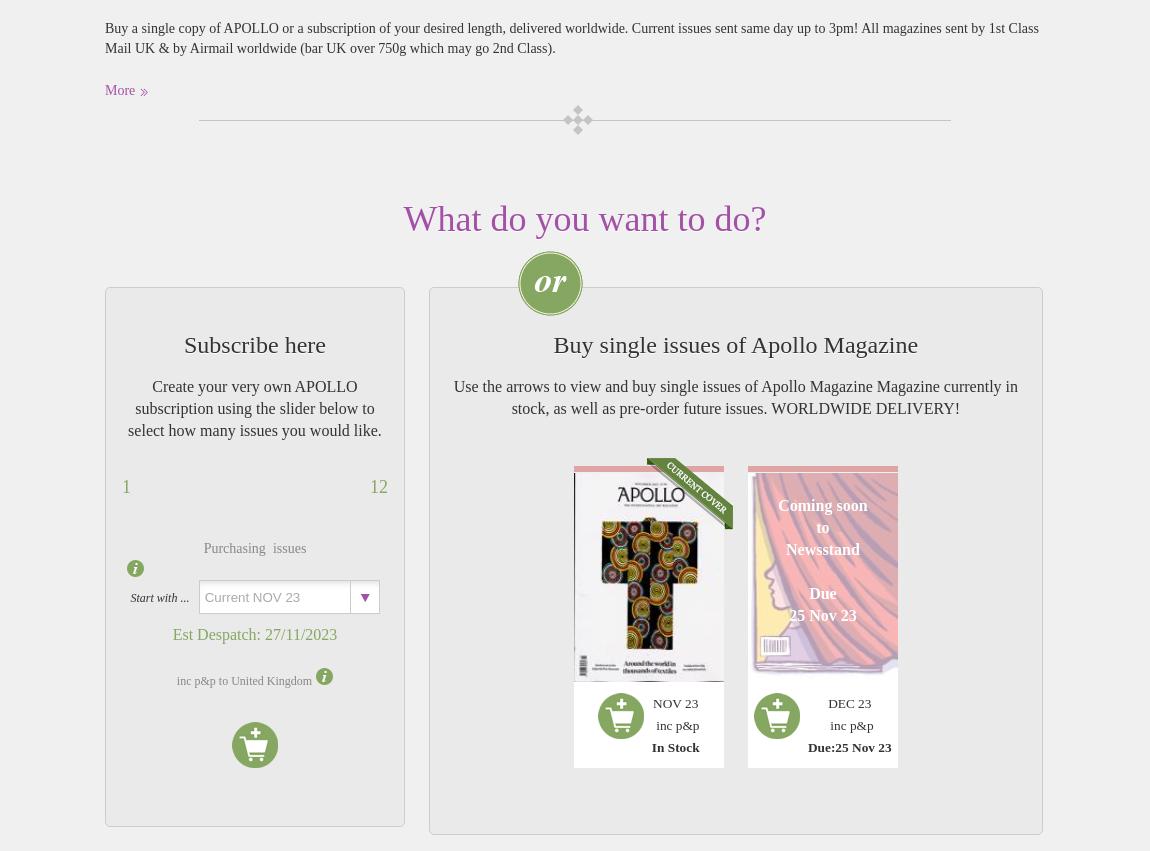 The image size is (1150, 851). Describe the element at coordinates (125, 486) in the screenshot. I see `'1'` at that location.